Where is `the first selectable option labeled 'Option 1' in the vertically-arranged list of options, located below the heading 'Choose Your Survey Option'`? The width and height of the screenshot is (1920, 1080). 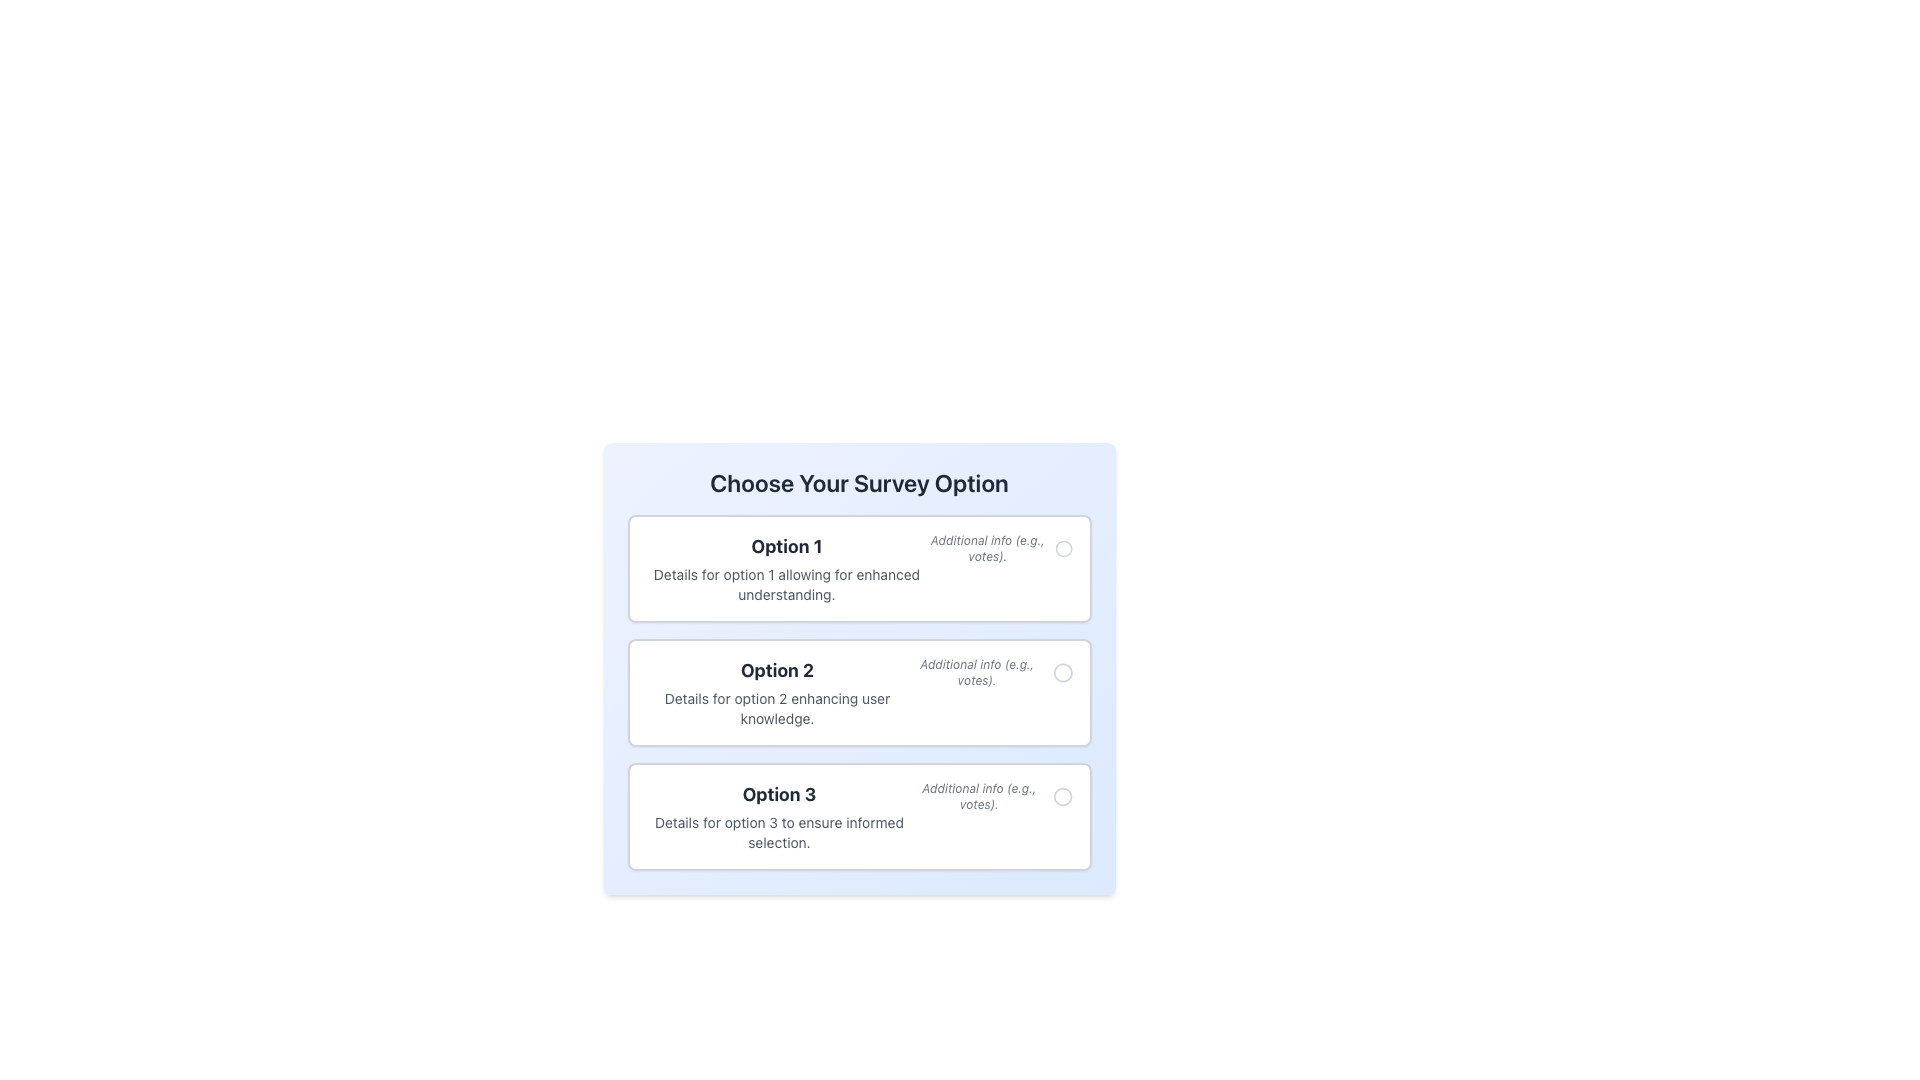 the first selectable option labeled 'Option 1' in the vertically-arranged list of options, located below the heading 'Choose Your Survey Option' is located at coordinates (786, 569).